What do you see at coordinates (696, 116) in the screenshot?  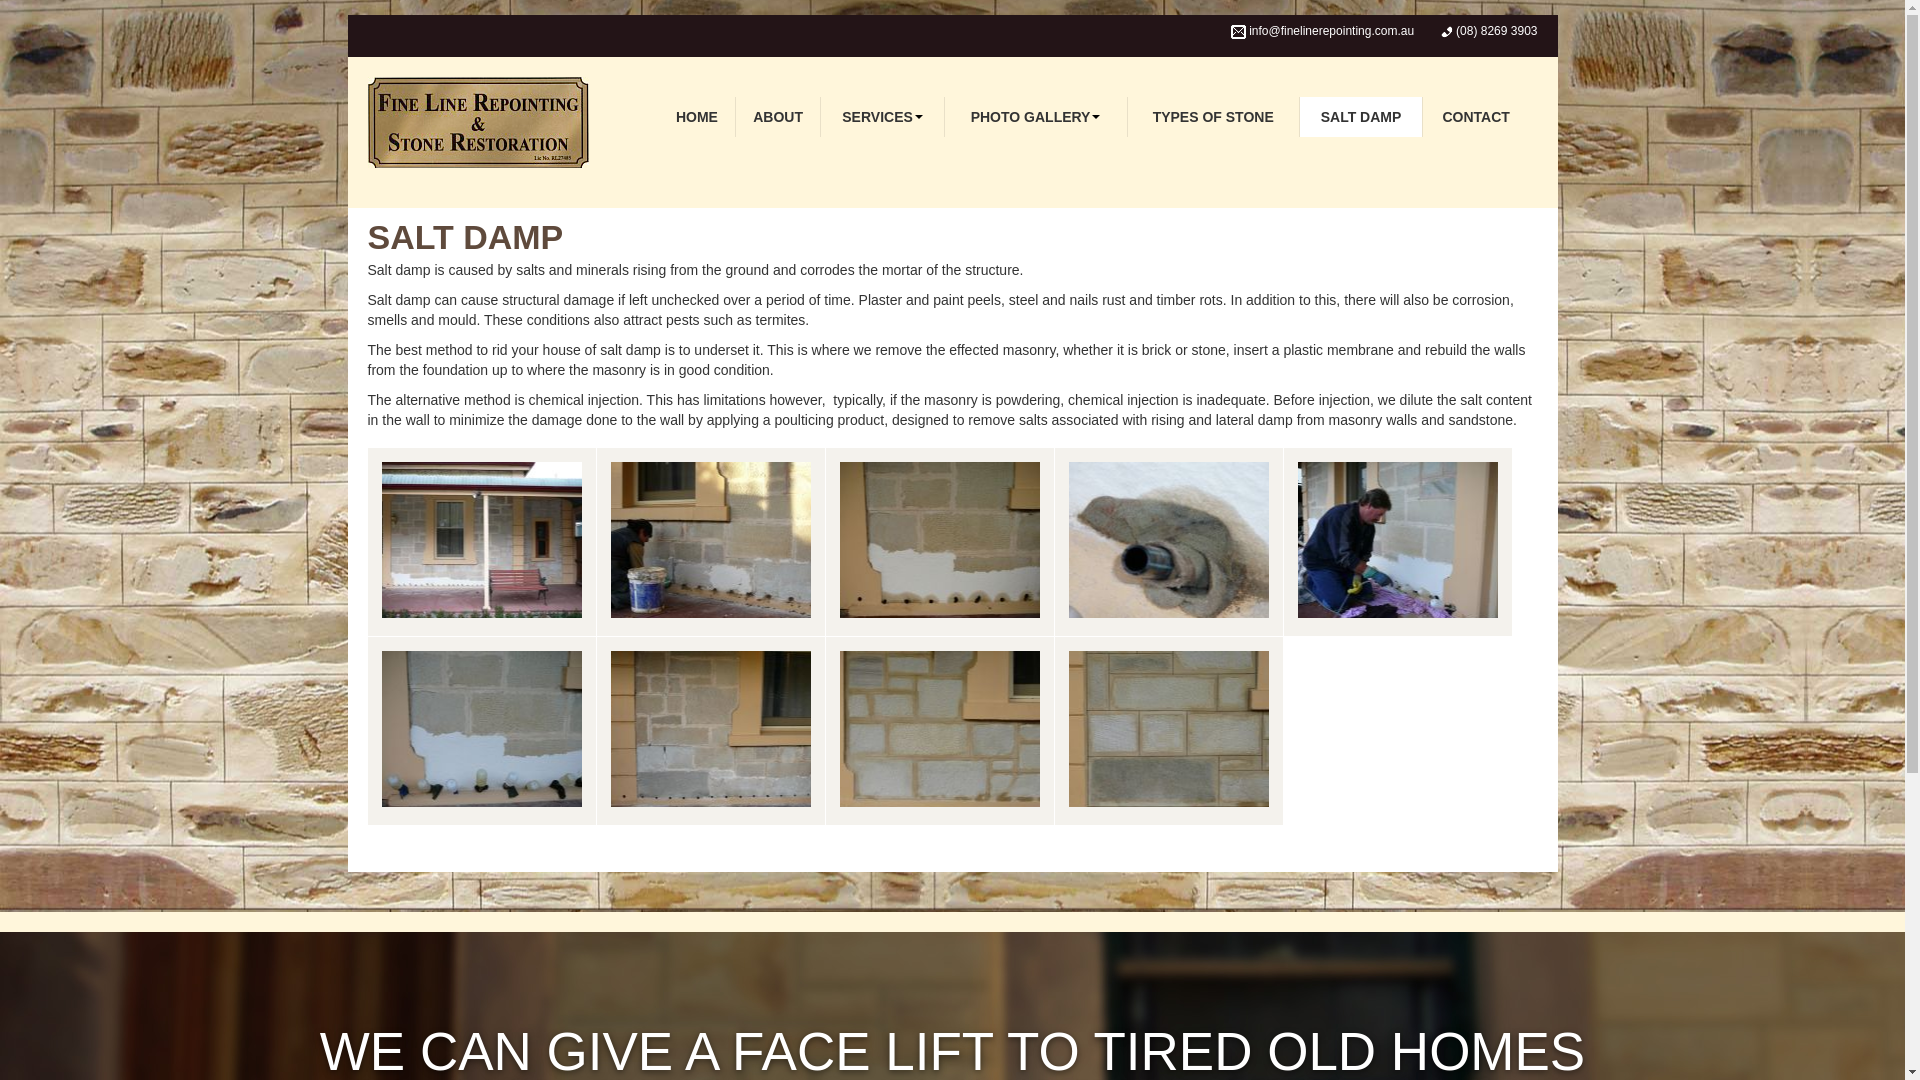 I see `'HOME'` at bounding box center [696, 116].